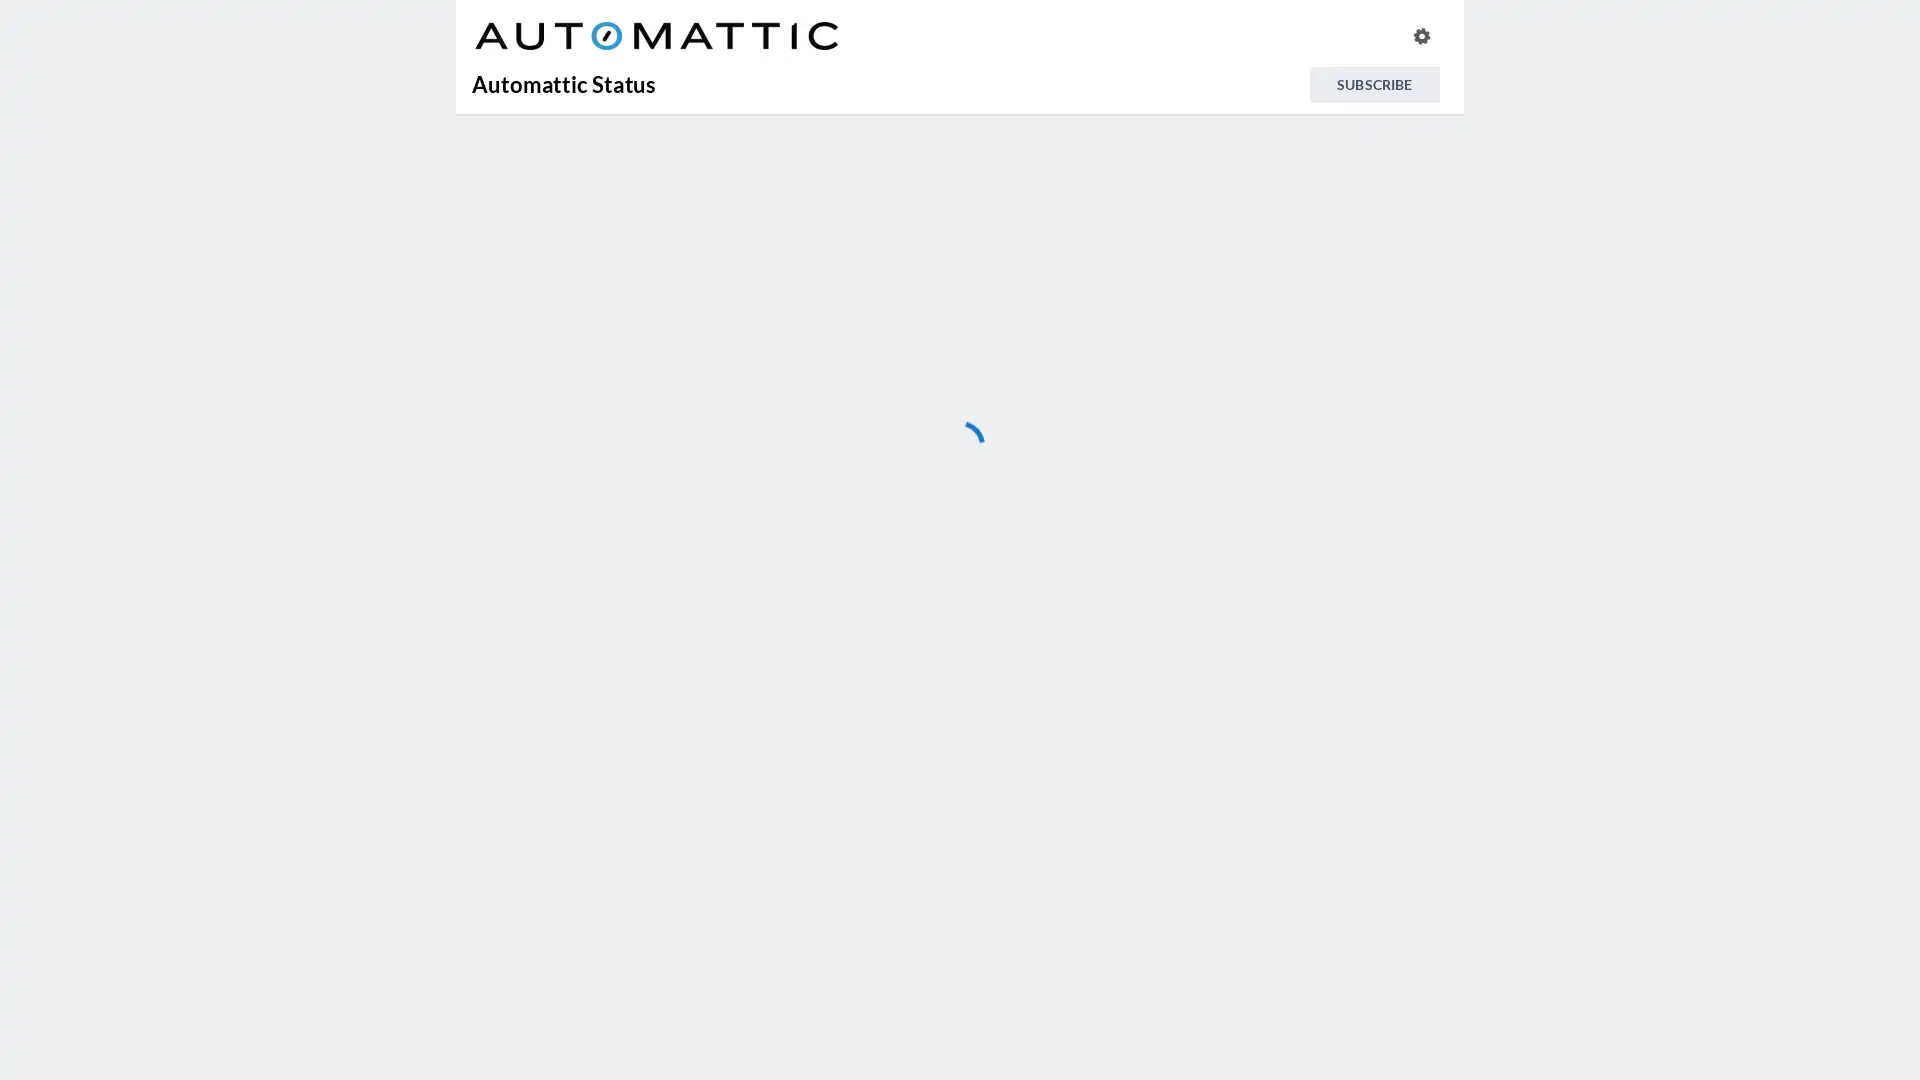 The image size is (1920, 1080). What do you see at coordinates (1420, 35) in the screenshot?
I see `info.statuspage.switch.timezone.language` at bounding box center [1420, 35].